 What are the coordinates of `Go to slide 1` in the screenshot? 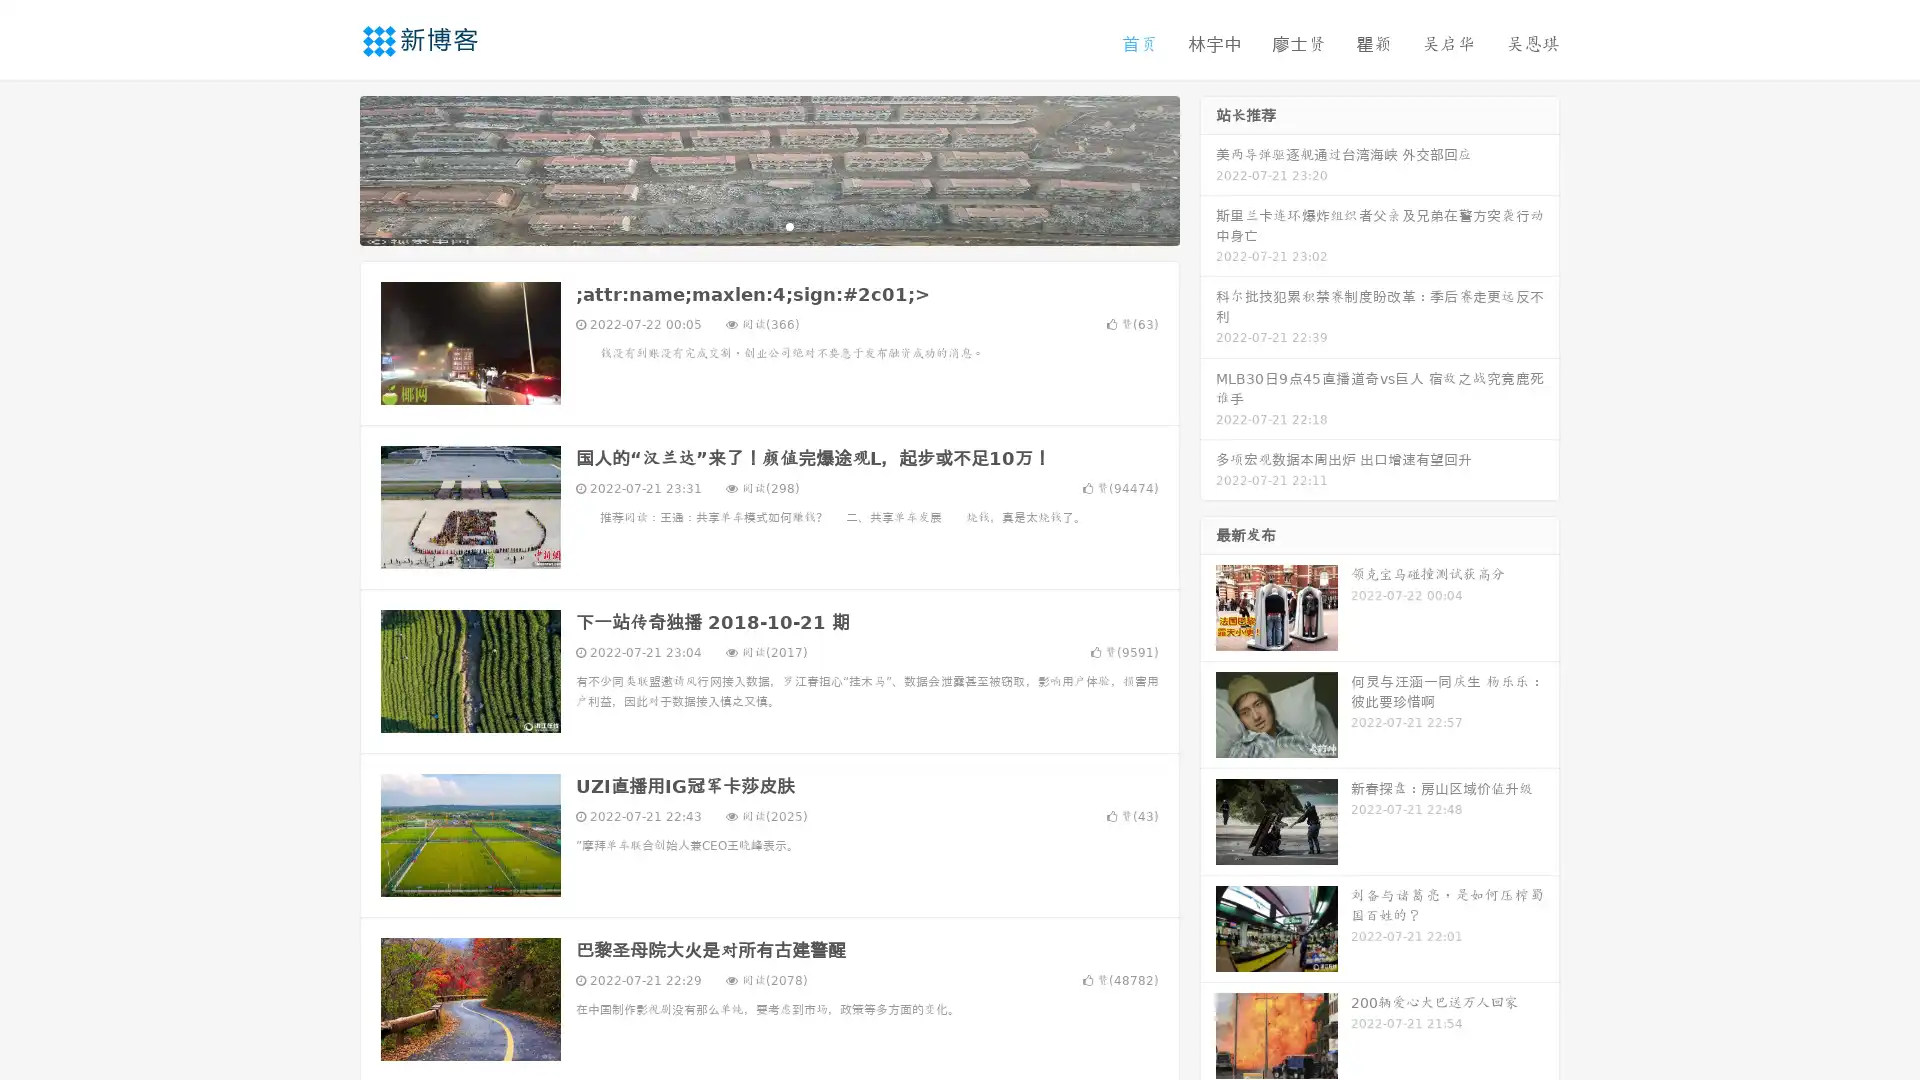 It's located at (748, 225).